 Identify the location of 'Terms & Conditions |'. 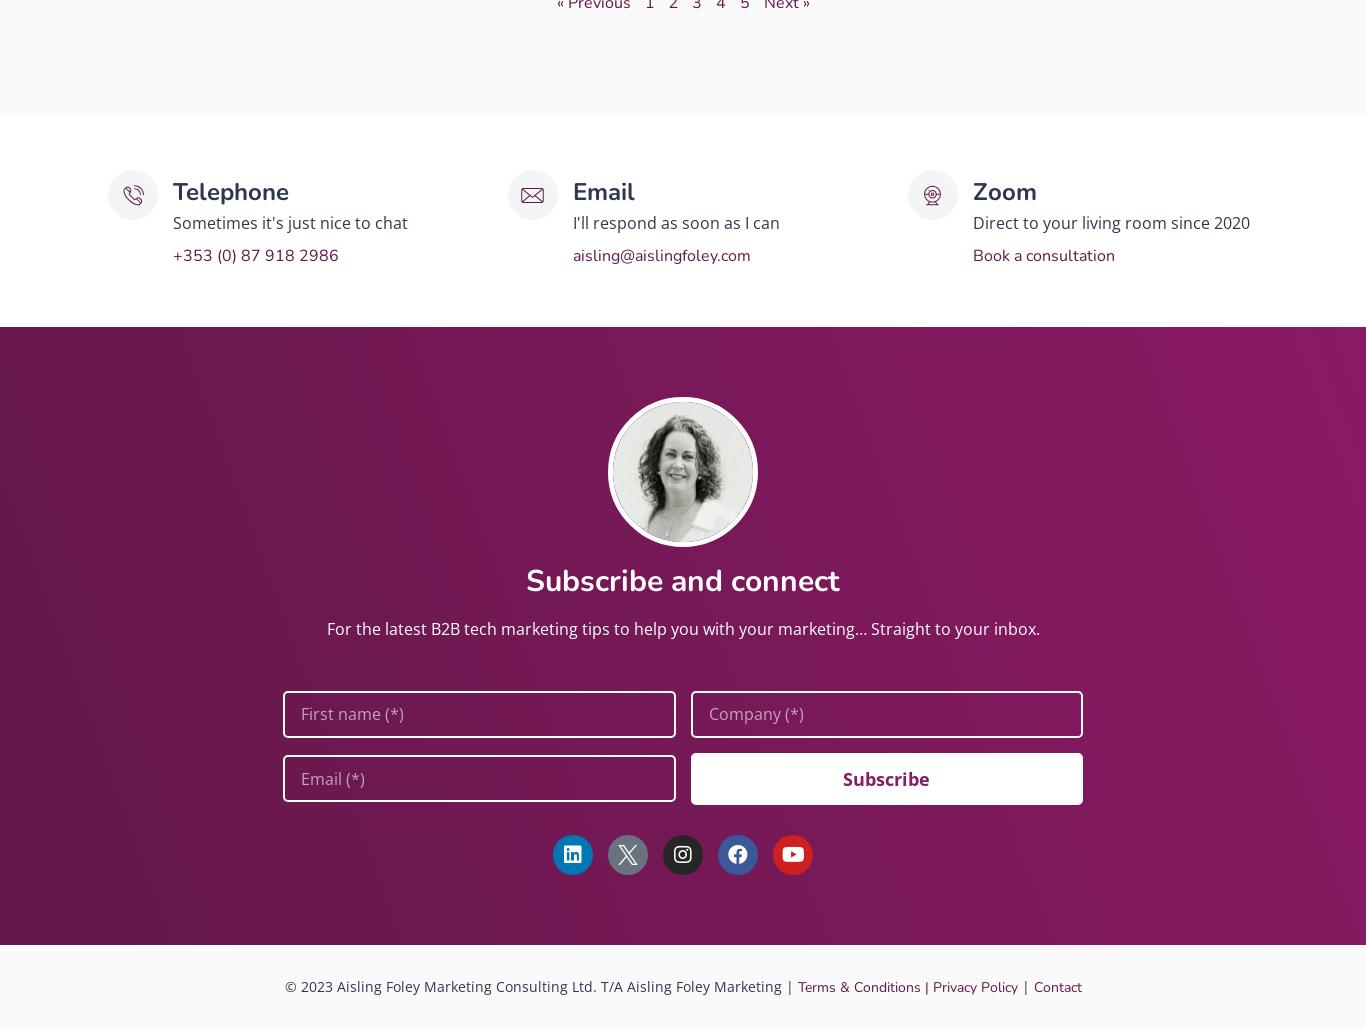
(797, 985).